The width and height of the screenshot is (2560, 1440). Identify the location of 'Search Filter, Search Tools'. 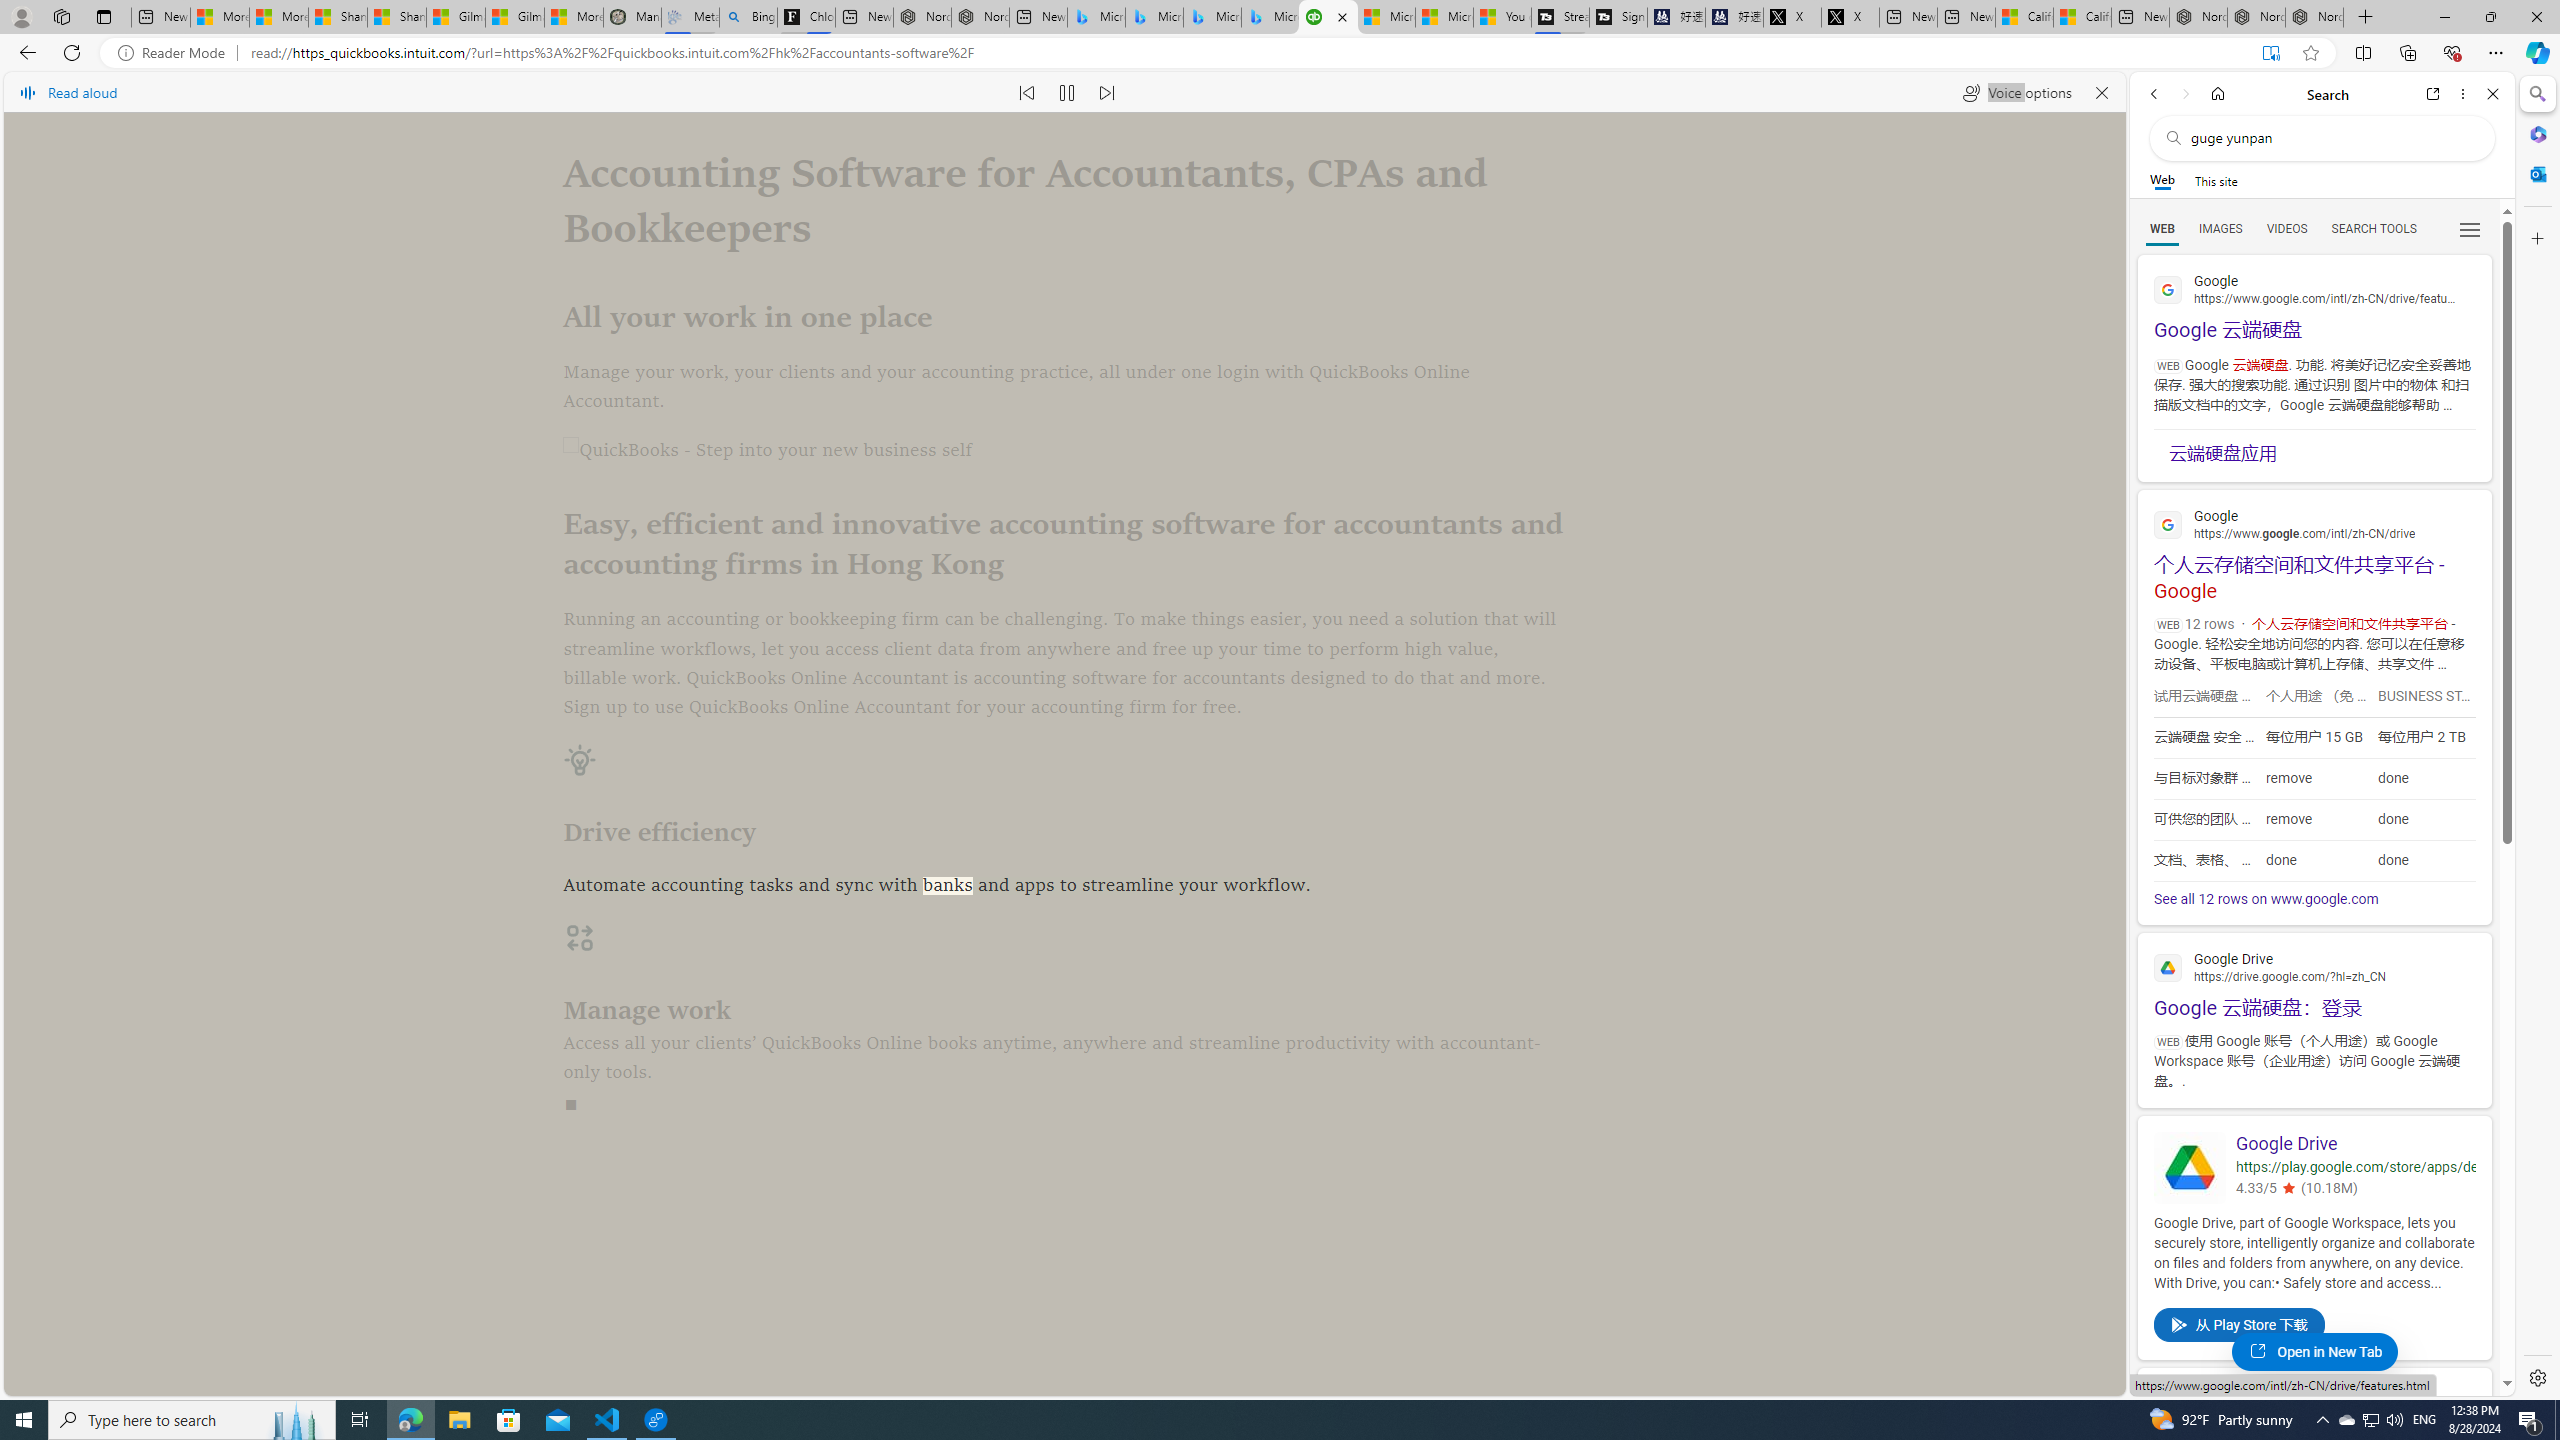
(2373, 227).